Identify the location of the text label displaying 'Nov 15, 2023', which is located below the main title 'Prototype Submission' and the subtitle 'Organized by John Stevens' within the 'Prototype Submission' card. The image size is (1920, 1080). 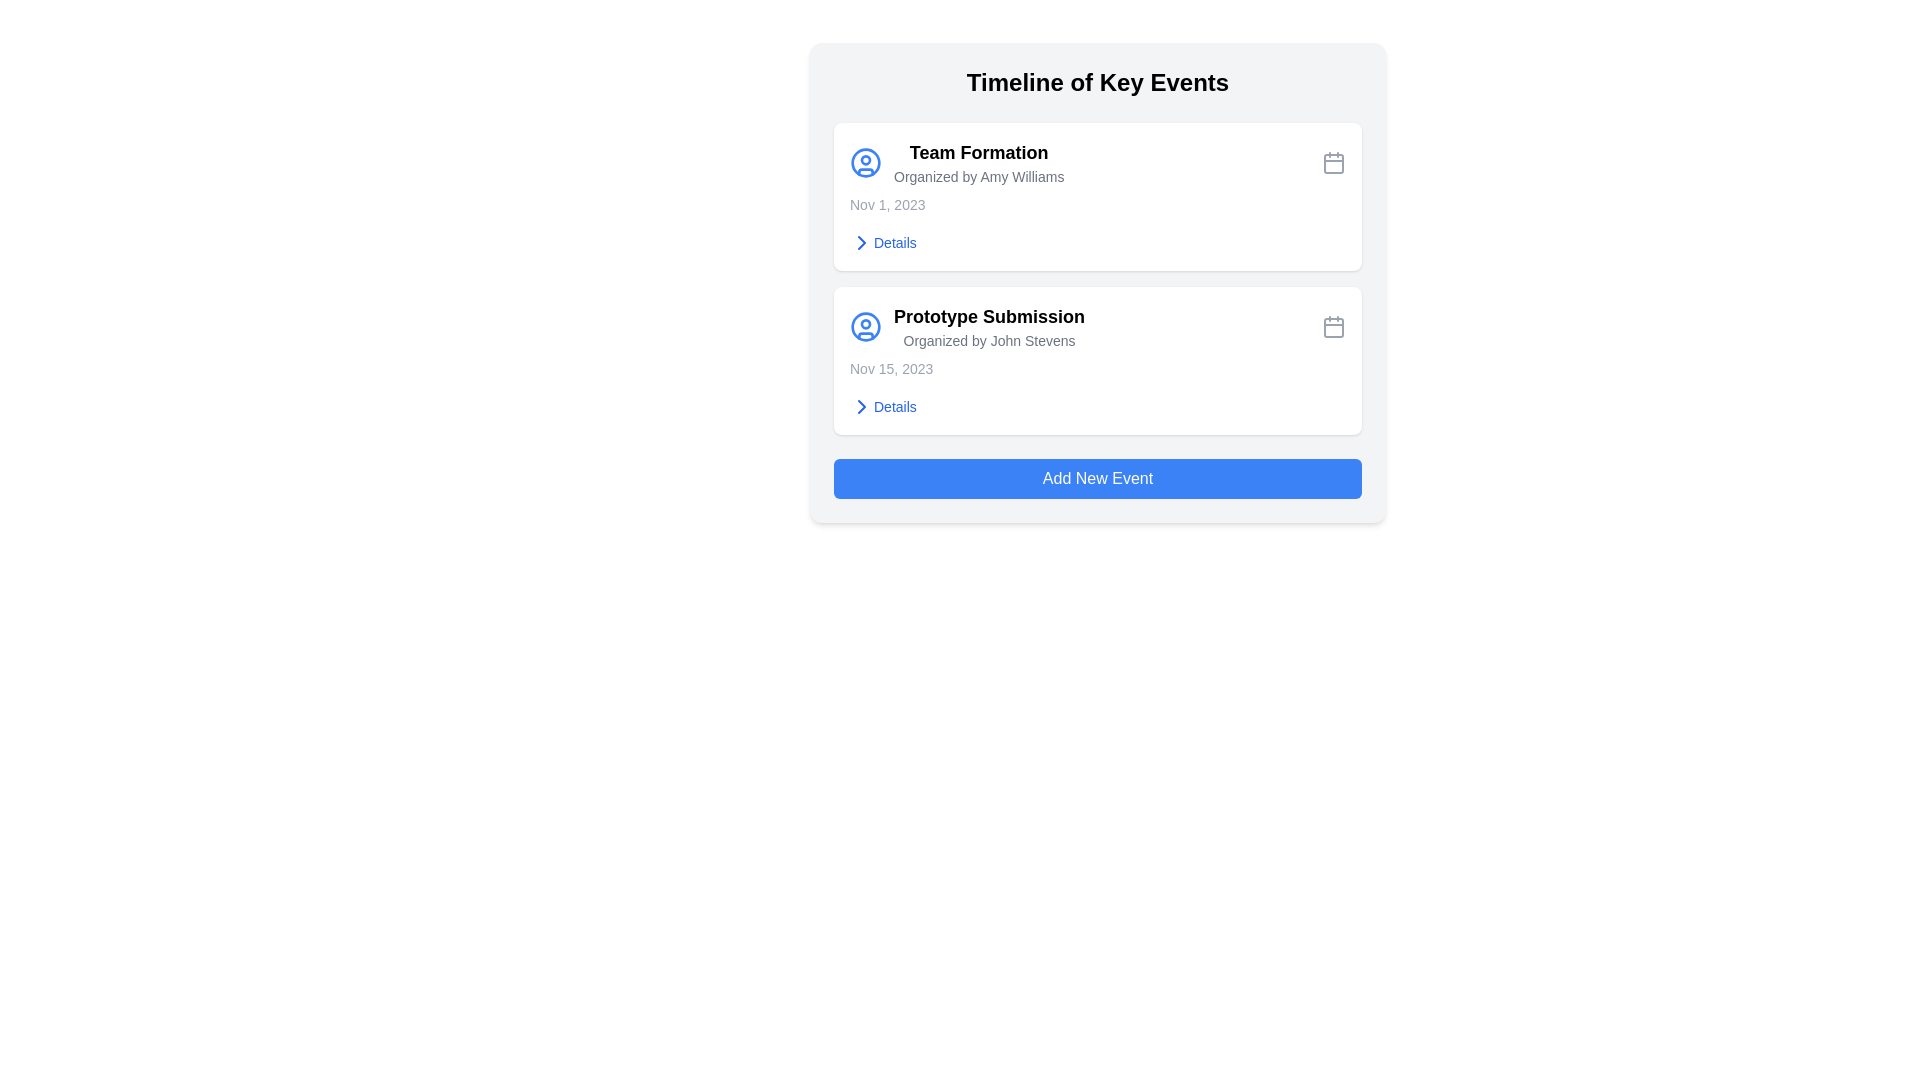
(890, 369).